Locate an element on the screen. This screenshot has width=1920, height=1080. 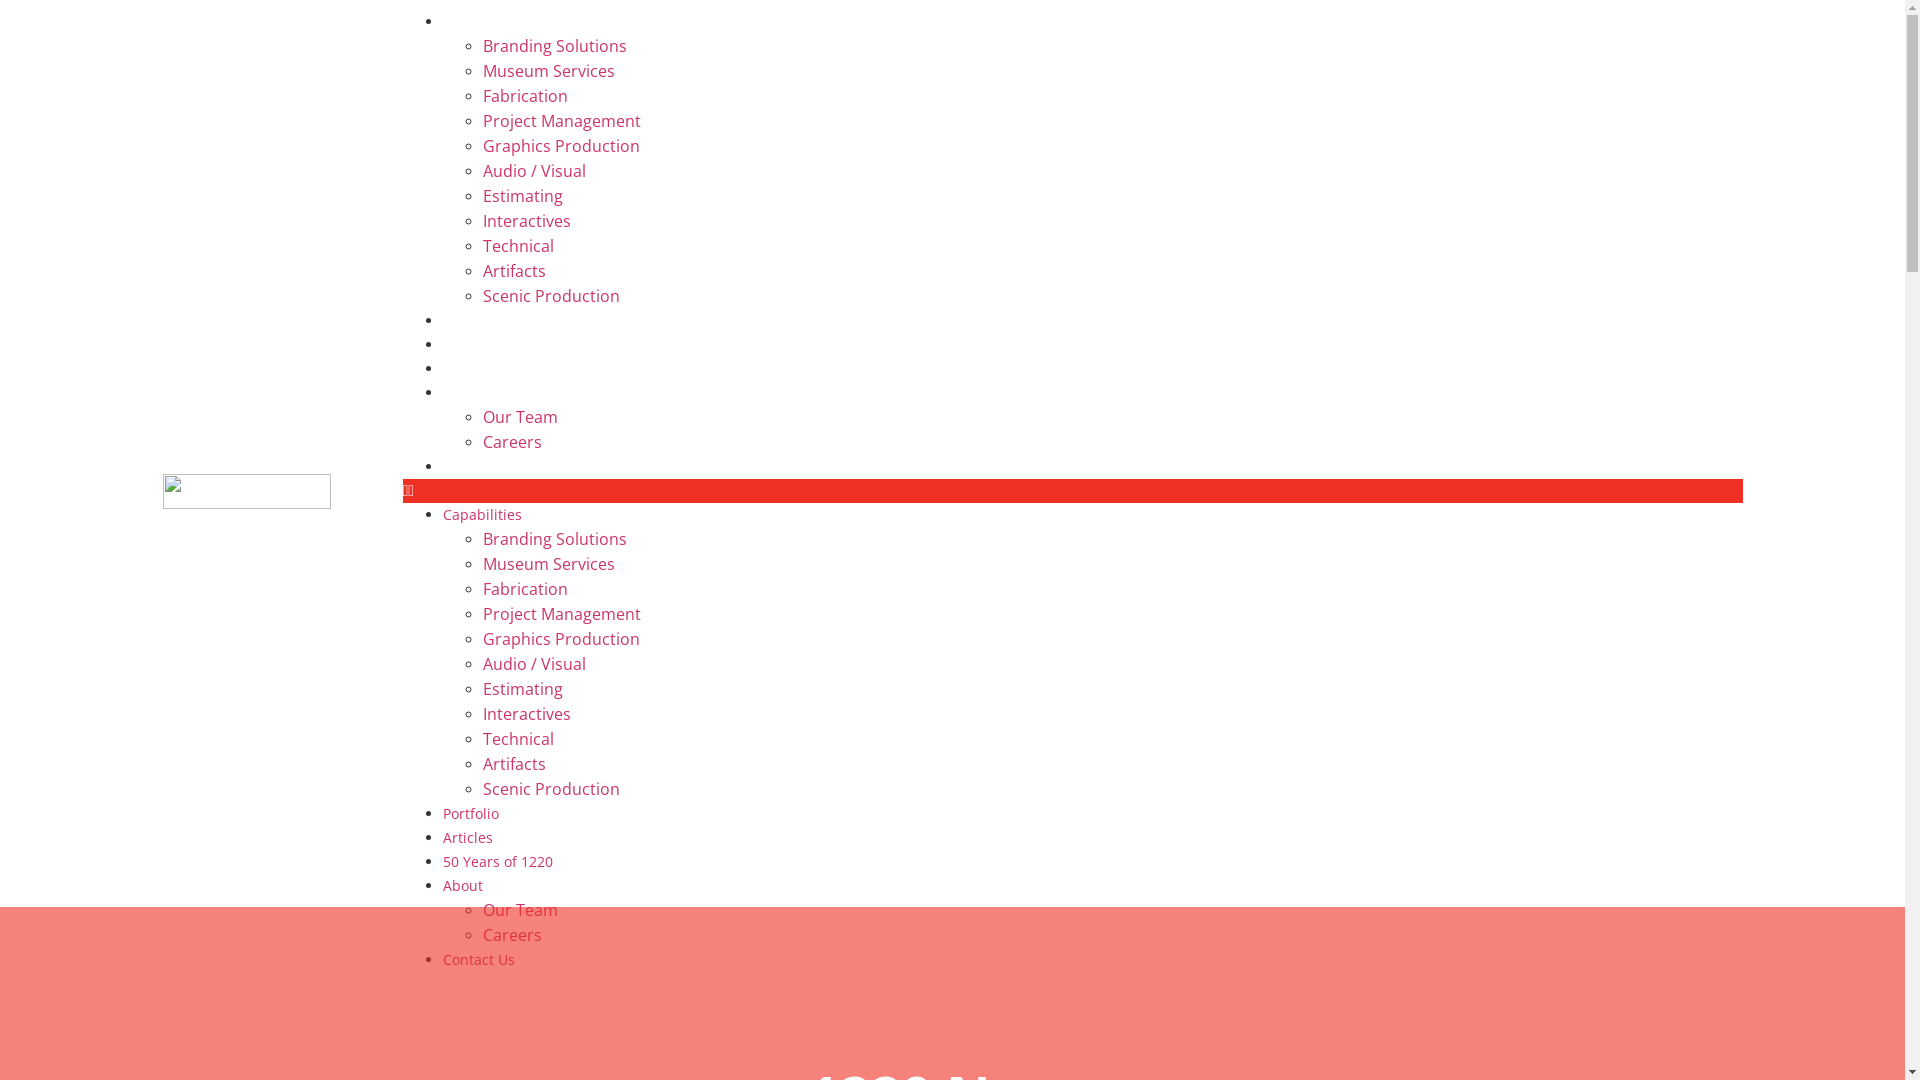
'Artifacts' is located at coordinates (513, 763).